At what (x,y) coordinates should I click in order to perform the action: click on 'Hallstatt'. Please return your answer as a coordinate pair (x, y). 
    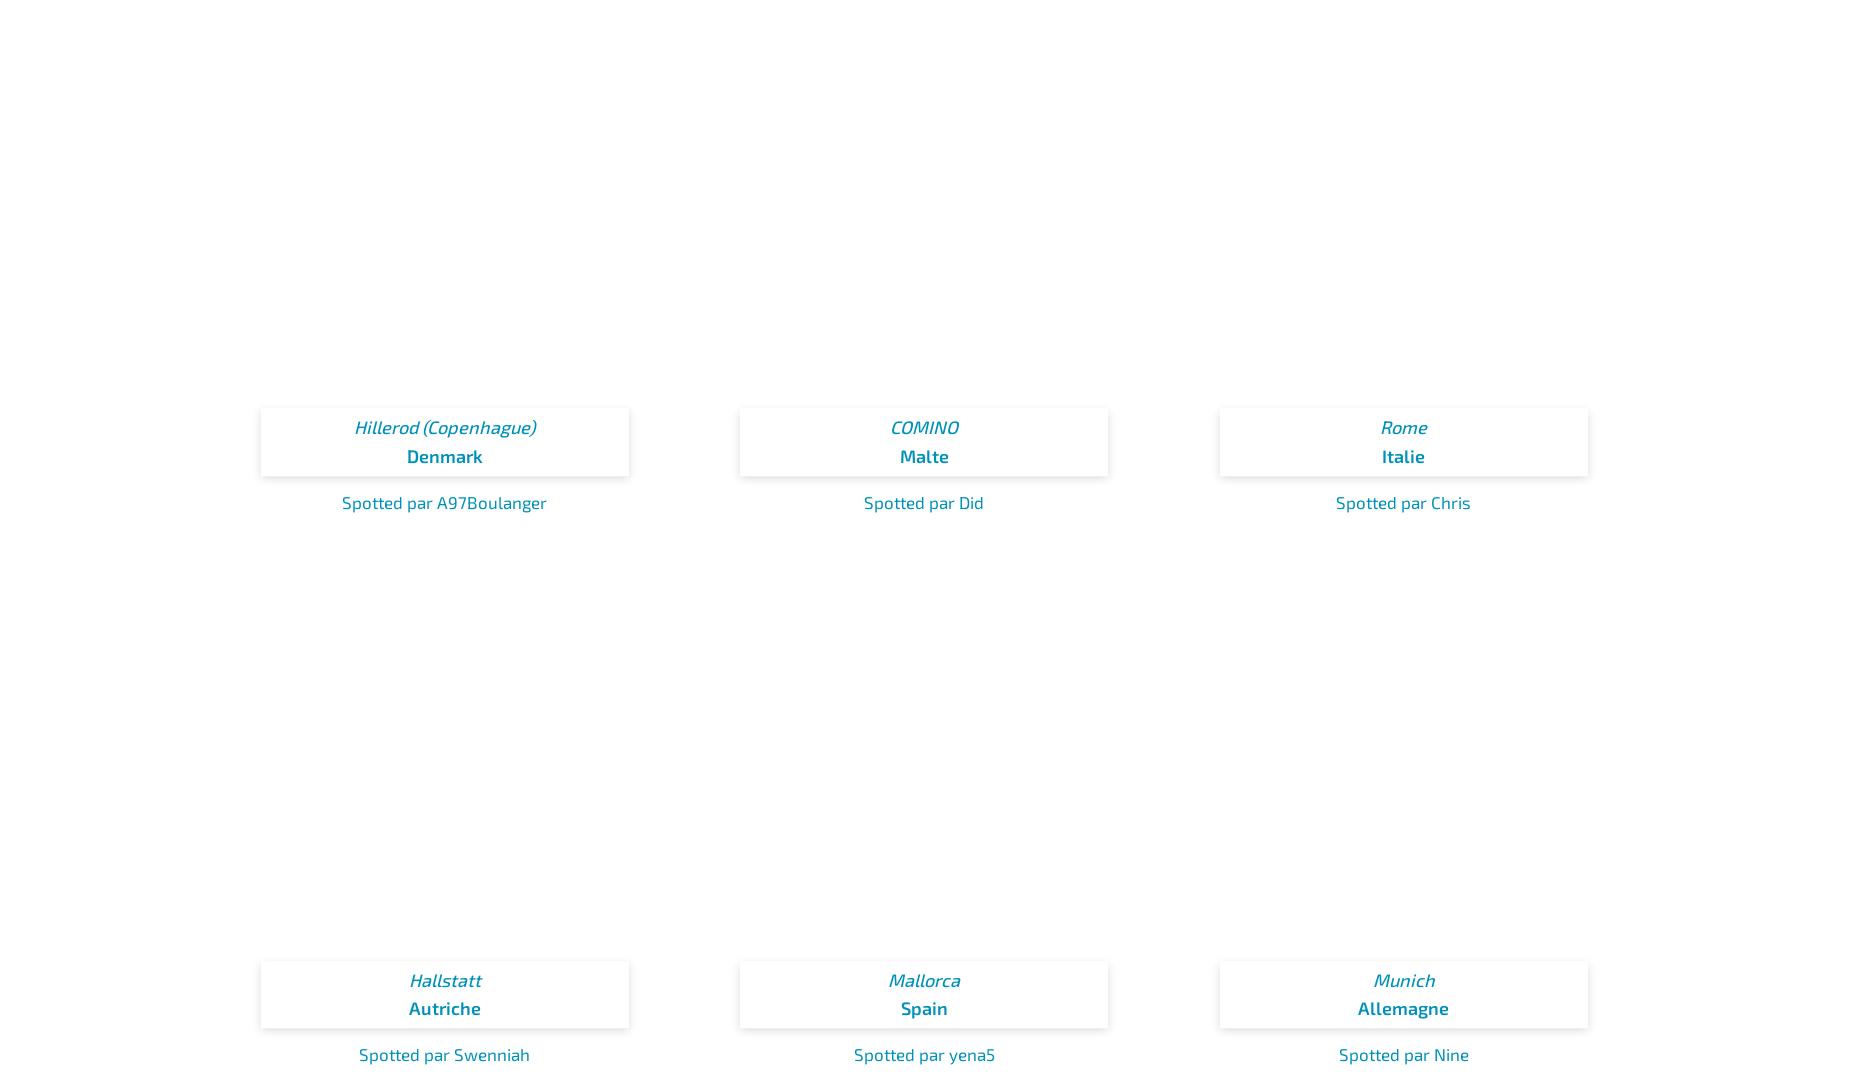
    Looking at the image, I should click on (443, 977).